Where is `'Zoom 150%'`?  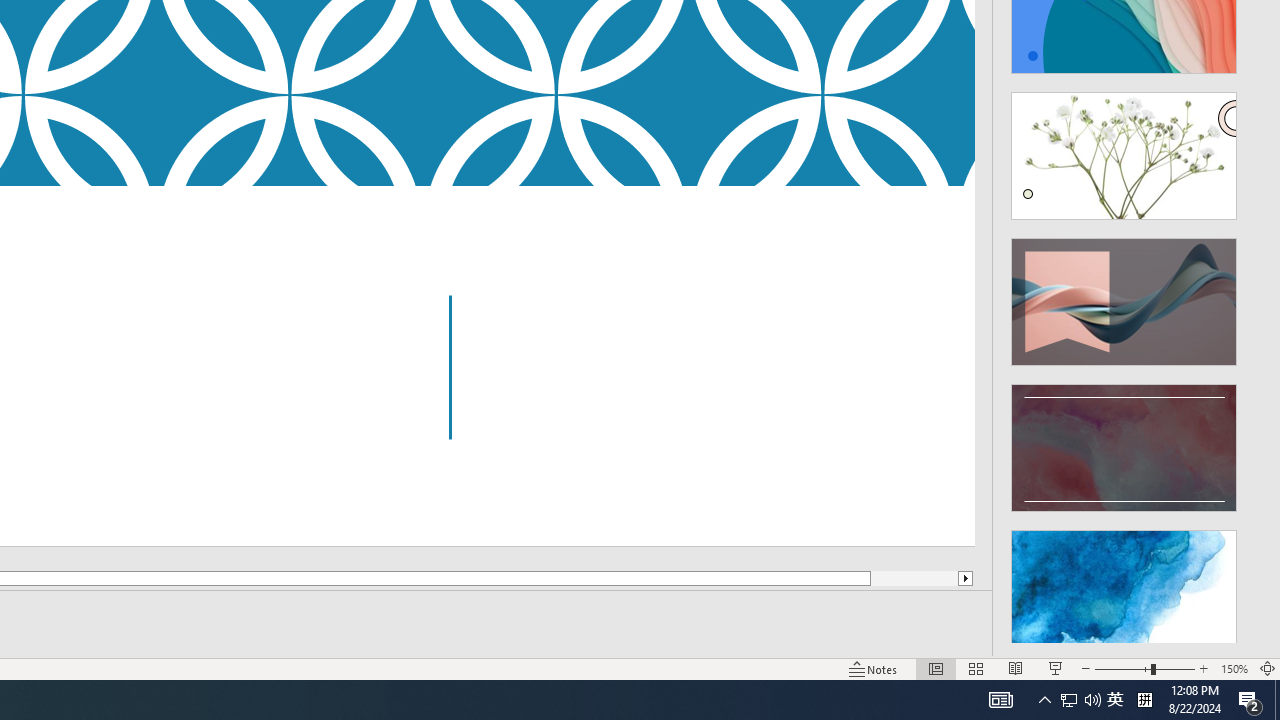
'Zoom 150%' is located at coordinates (1233, 669).